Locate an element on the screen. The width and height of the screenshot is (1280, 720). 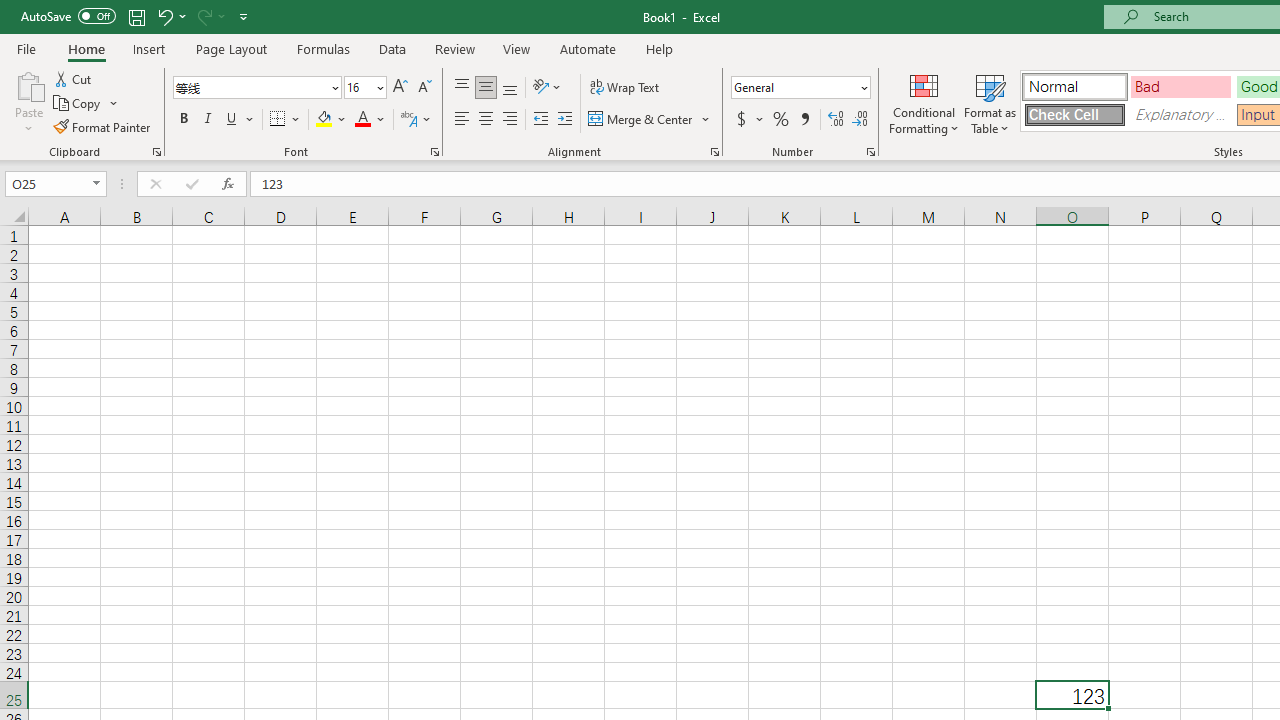
'Insert' is located at coordinates (148, 48).